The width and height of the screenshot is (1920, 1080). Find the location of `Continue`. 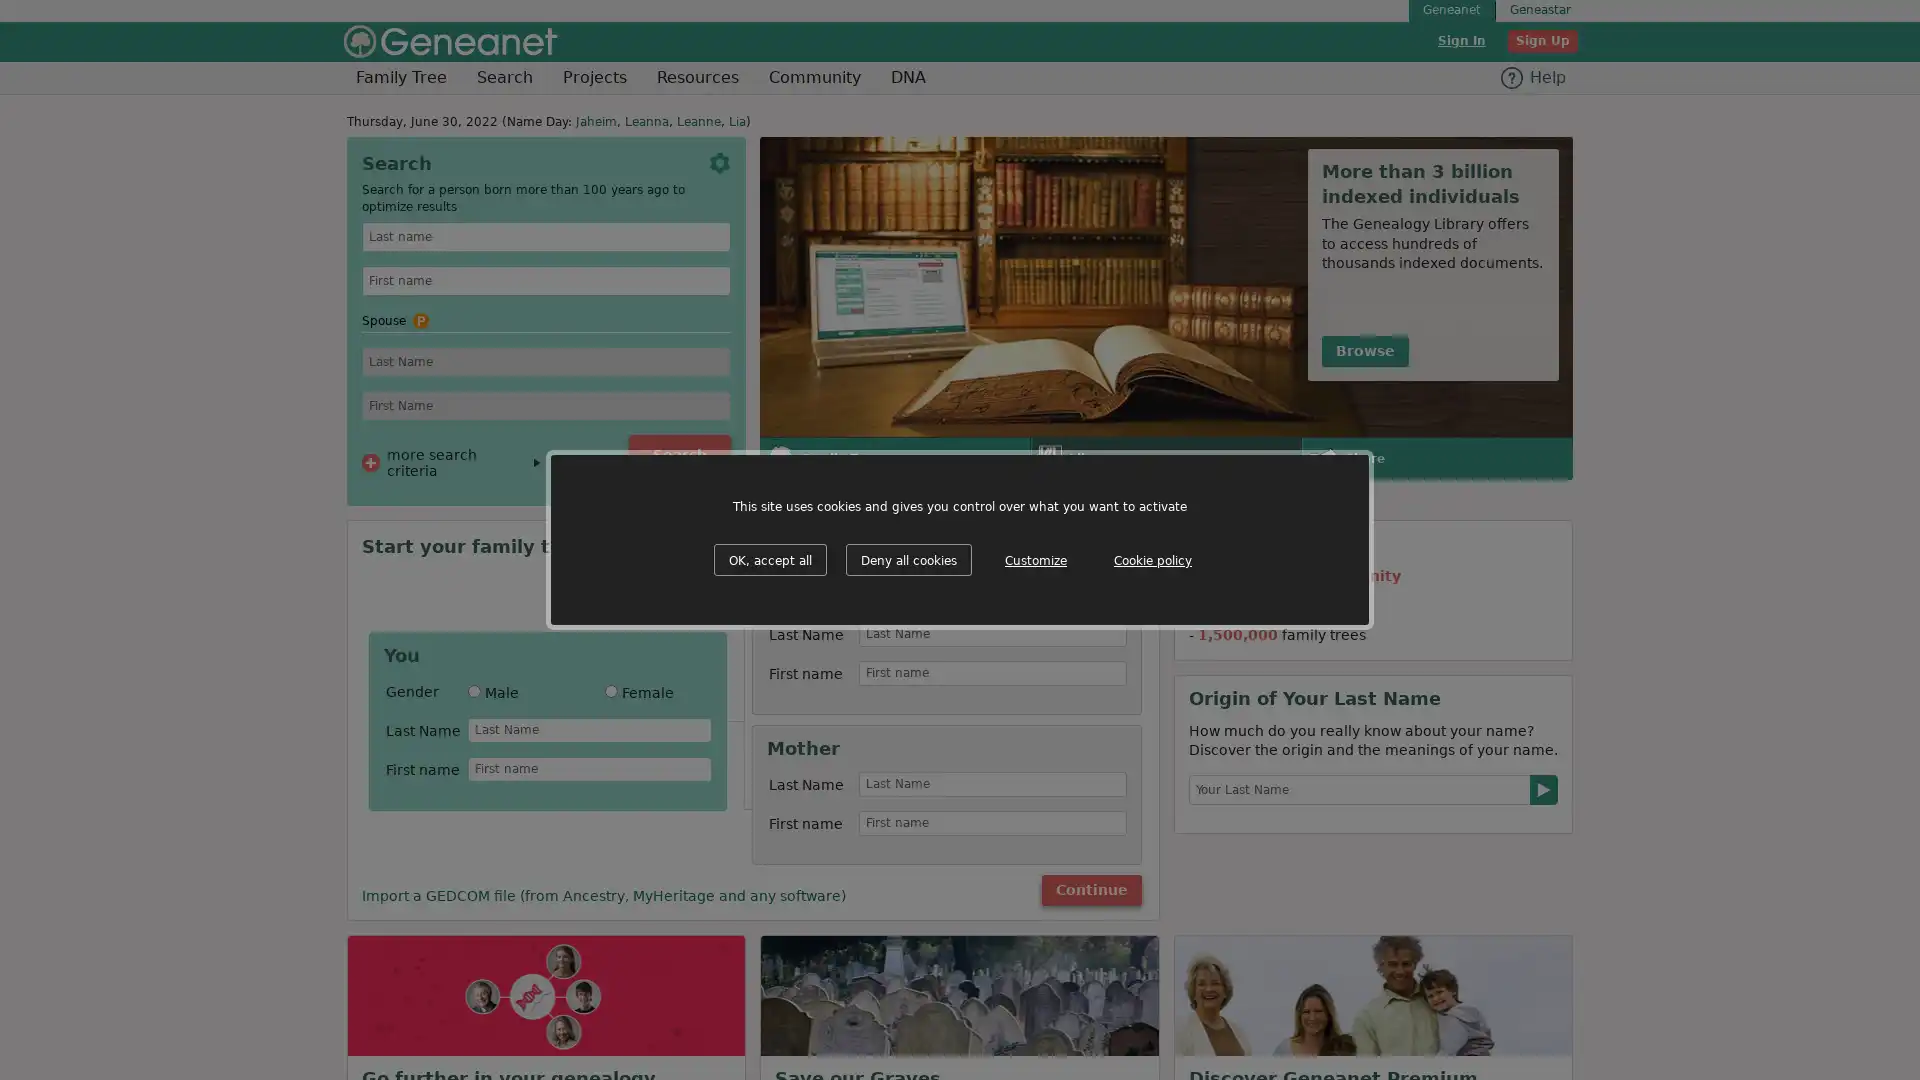

Continue is located at coordinates (1089, 888).